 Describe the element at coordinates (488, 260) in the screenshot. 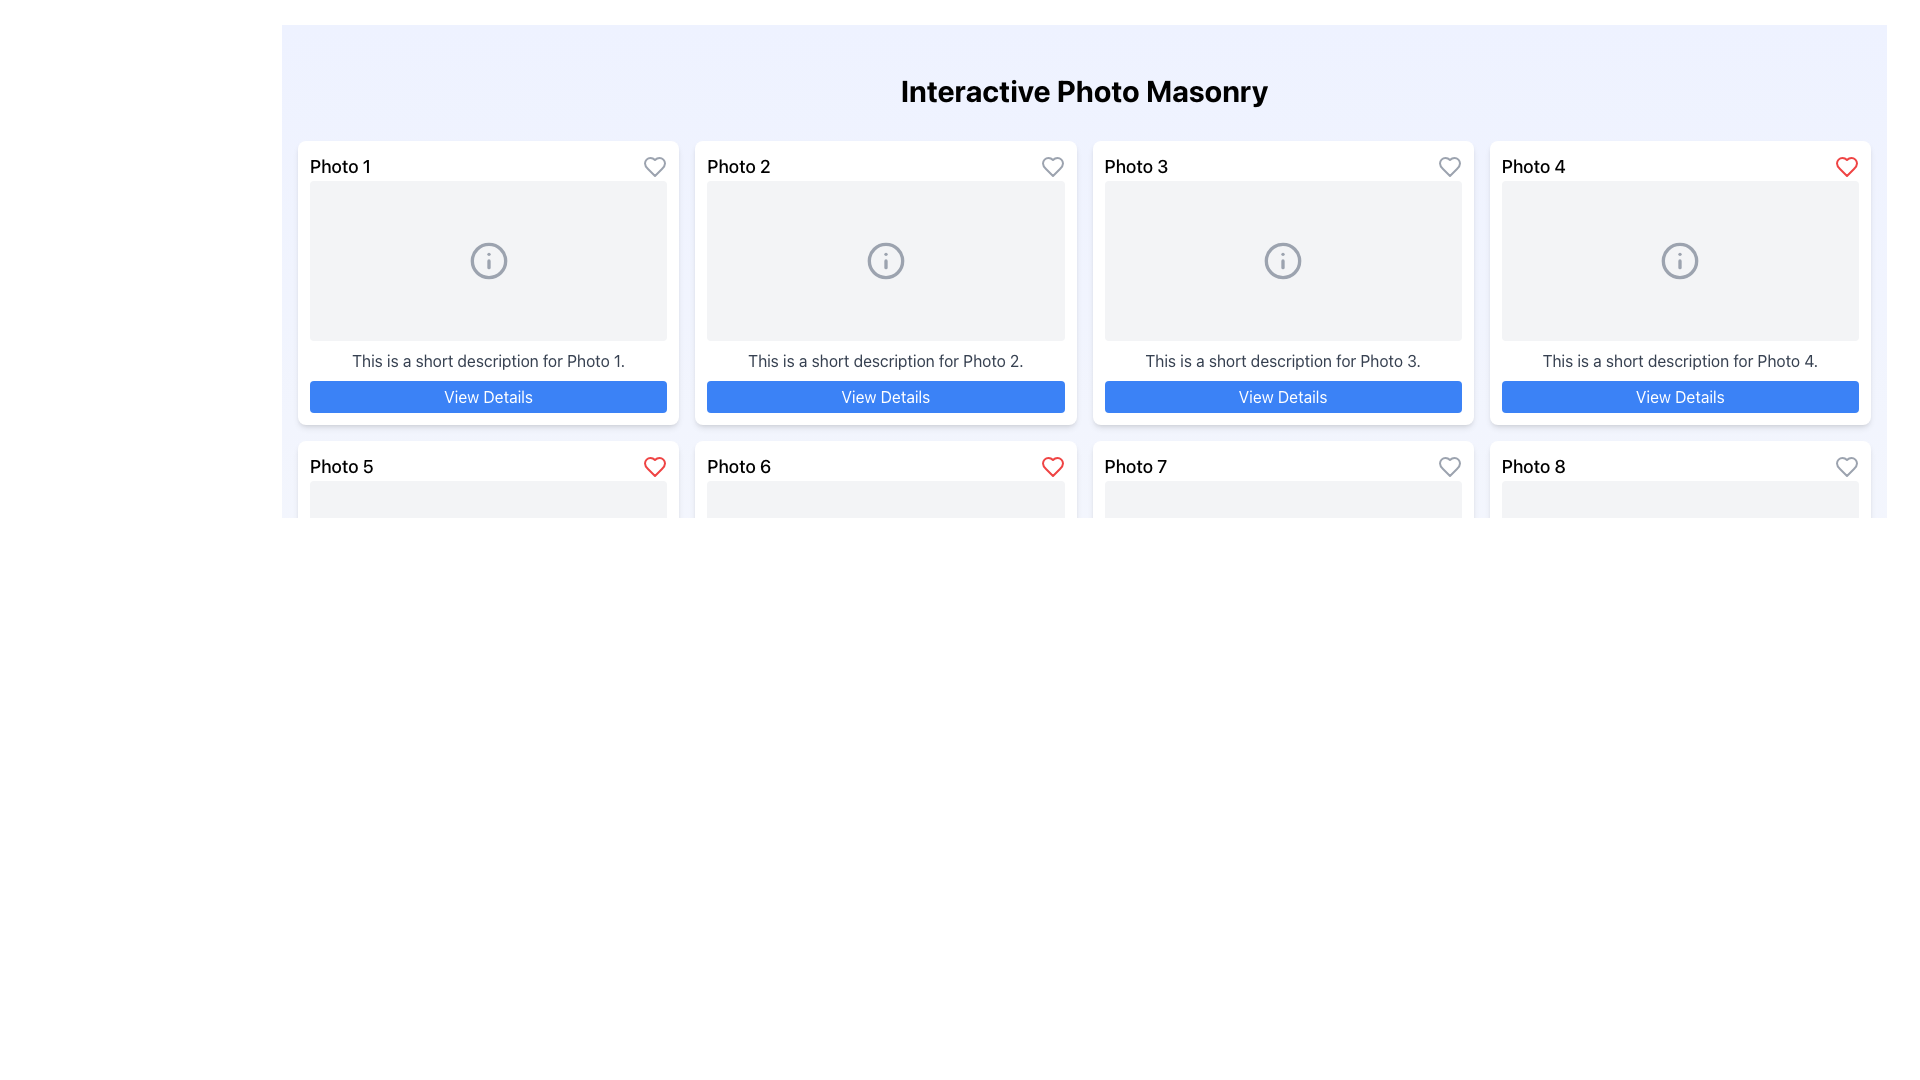

I see `the innermost circular shape of the info icon located in the top-left corner of the photo grid for 'Photo 1'` at that location.